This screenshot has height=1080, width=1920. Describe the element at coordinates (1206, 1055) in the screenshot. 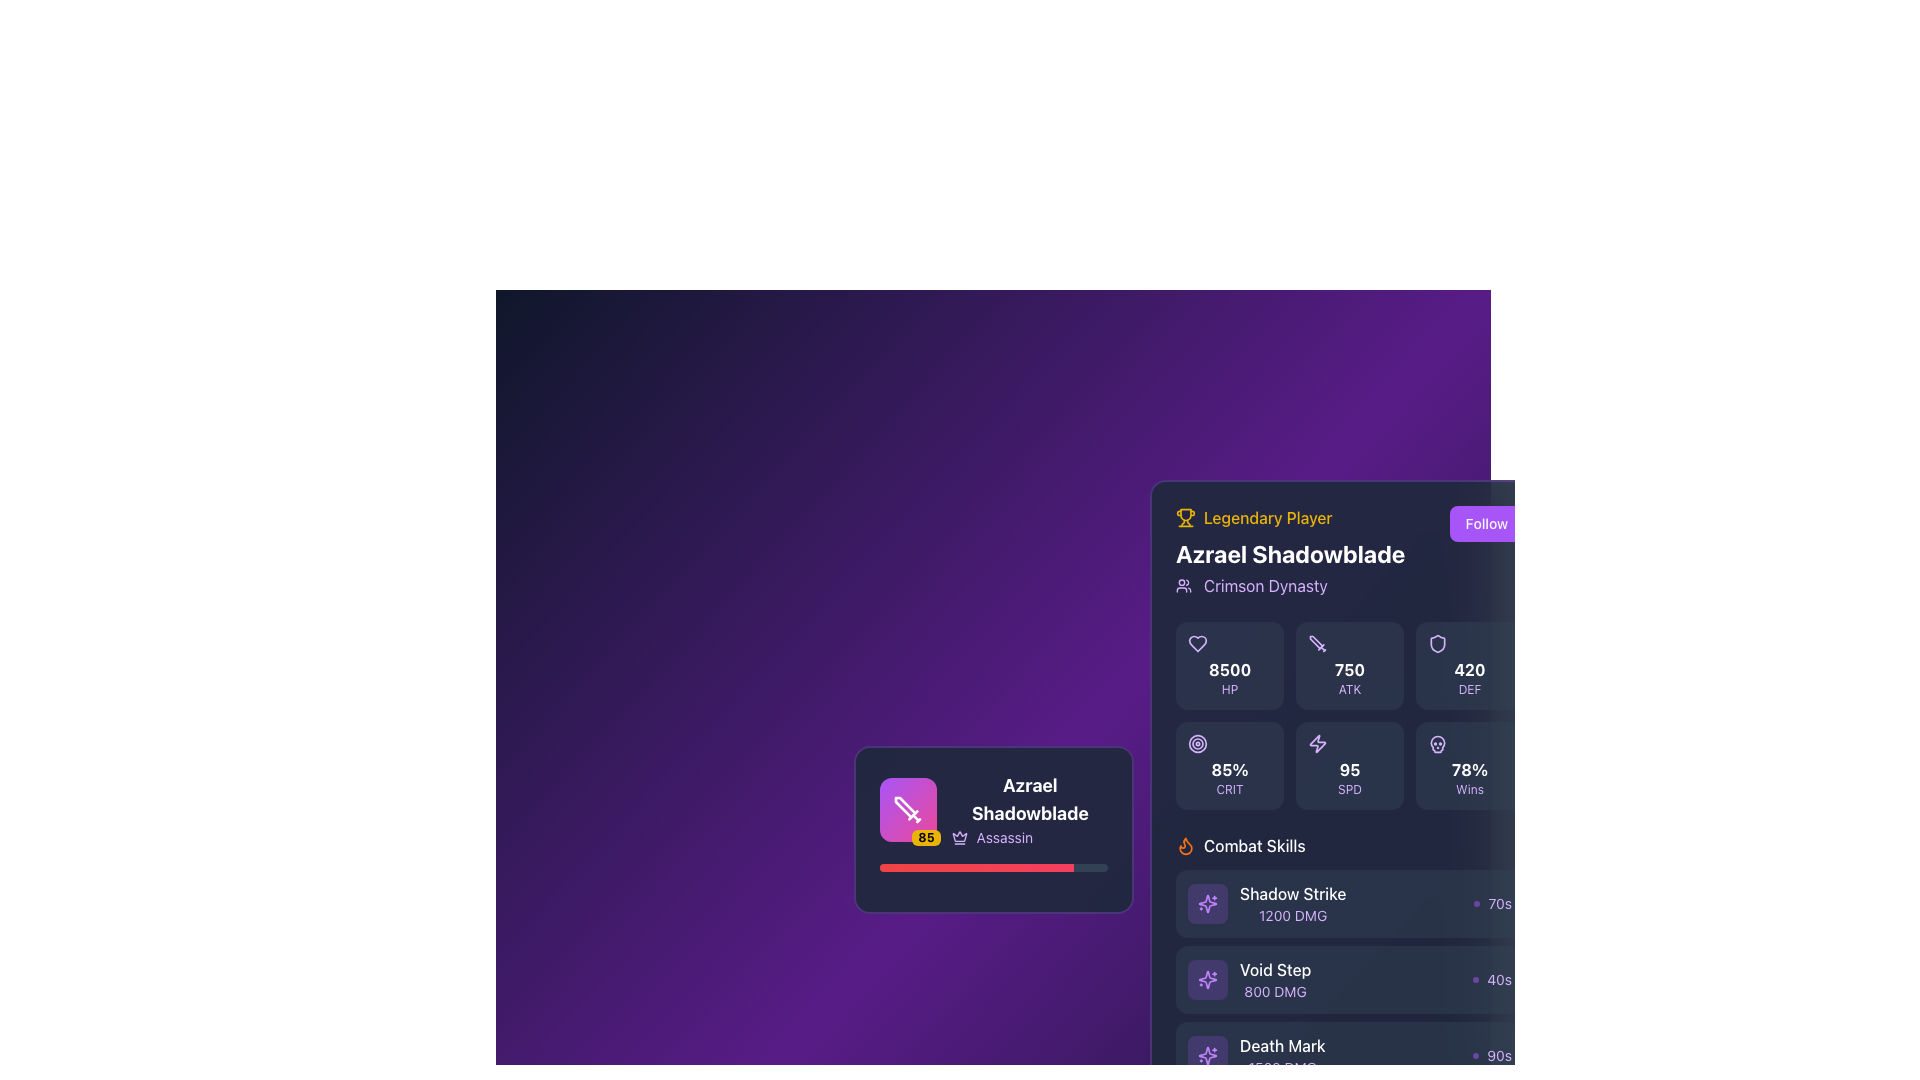

I see `the 'Death Mark' skill icon, which is positioned to the left of the '1500 DMG' text and aligned horizontally with the 'Death Mark' text in the combat skills section` at that location.